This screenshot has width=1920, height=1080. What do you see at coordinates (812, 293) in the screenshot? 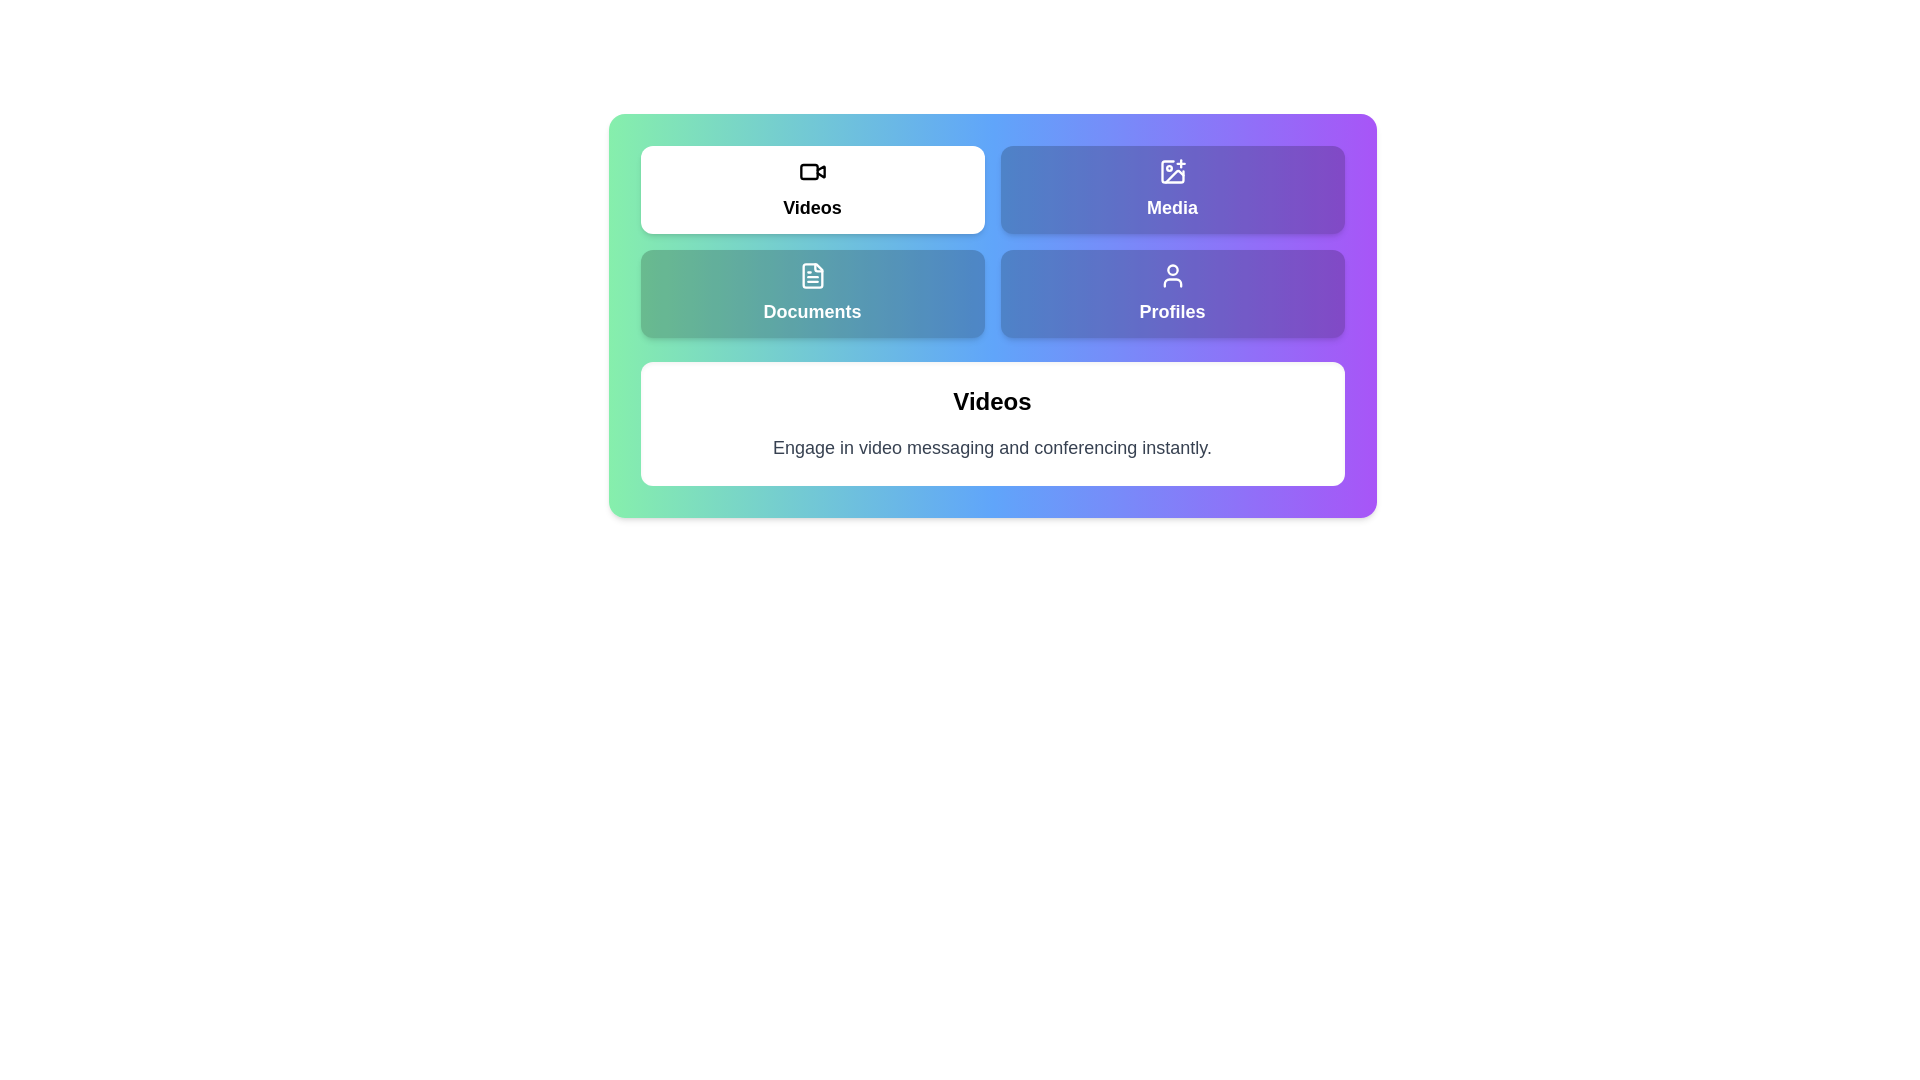
I see `the Documents tab to view its content` at bounding box center [812, 293].